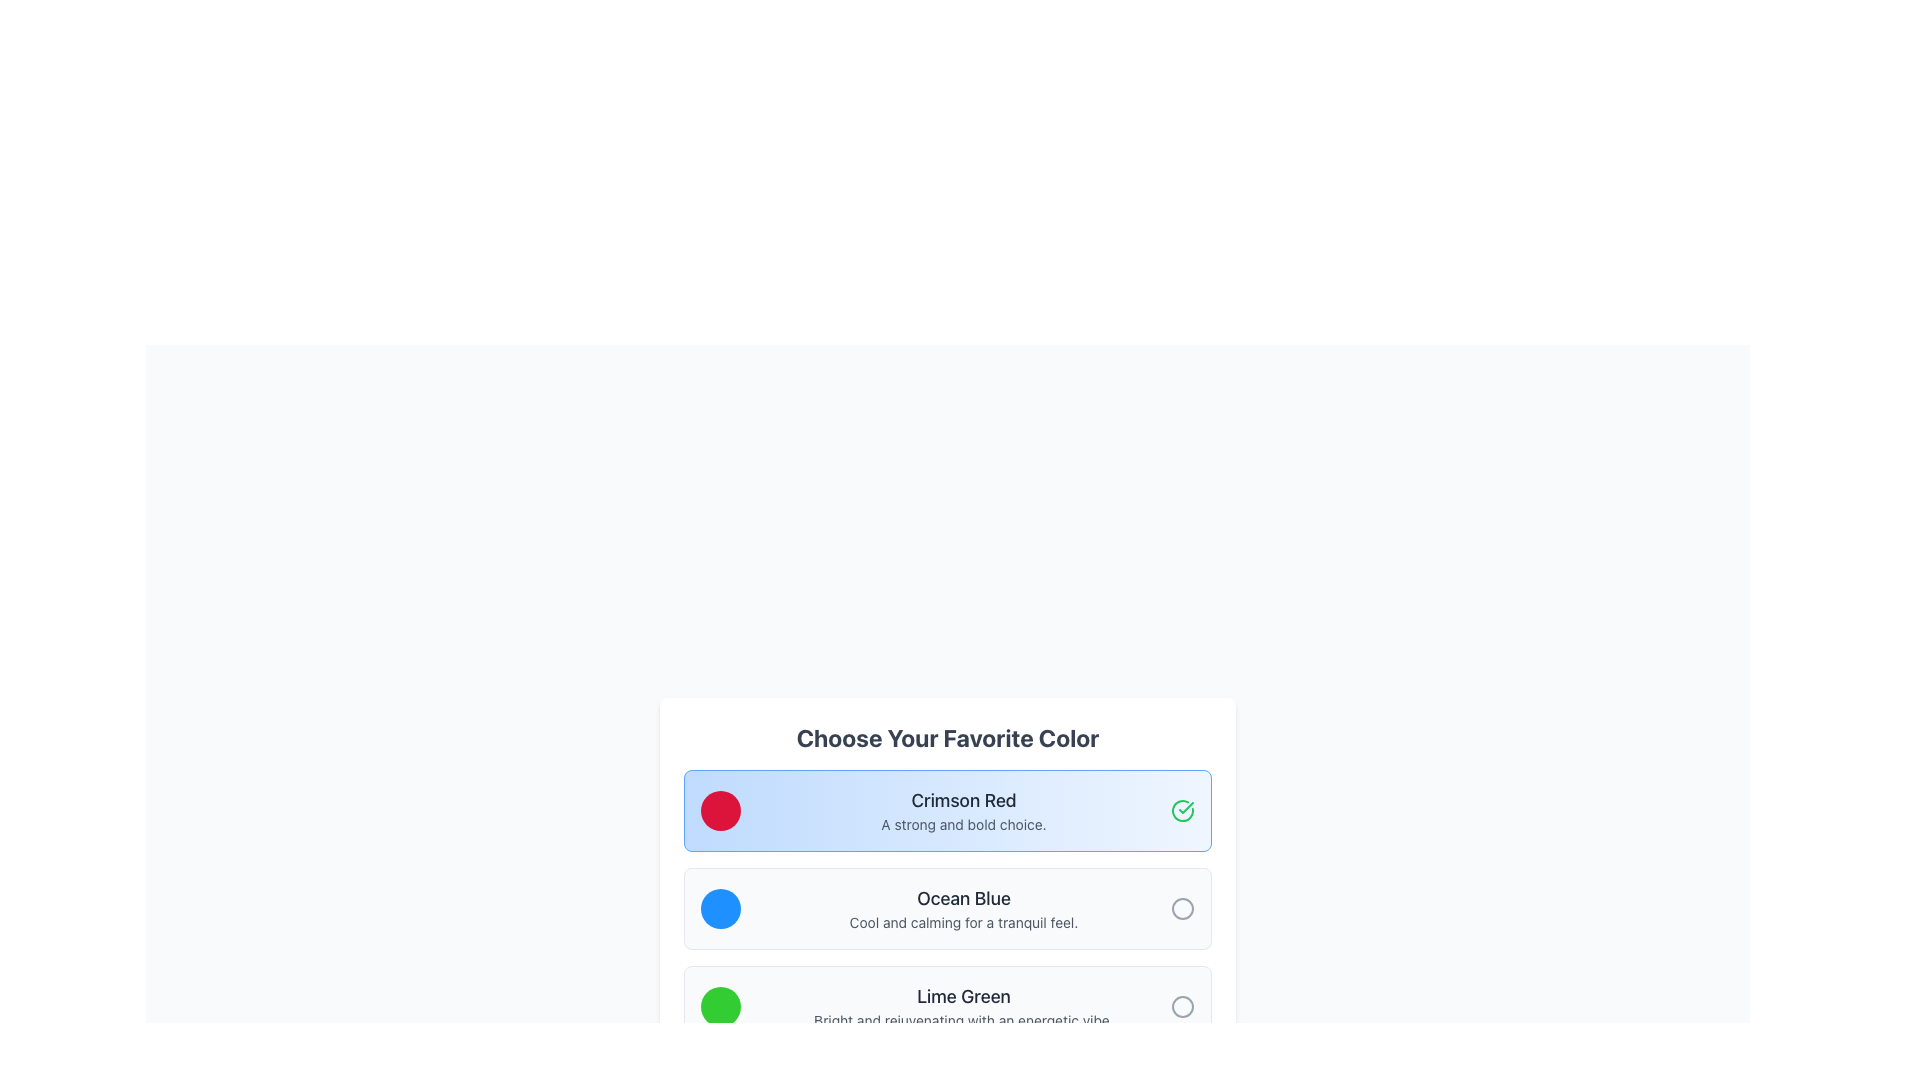 The width and height of the screenshot is (1920, 1080). Describe the element at coordinates (947, 883) in the screenshot. I see `to select the 'Ocean Blue' radio button option, which is the second option in a list of three under the title 'Choose Your Favorite Color'` at that location.